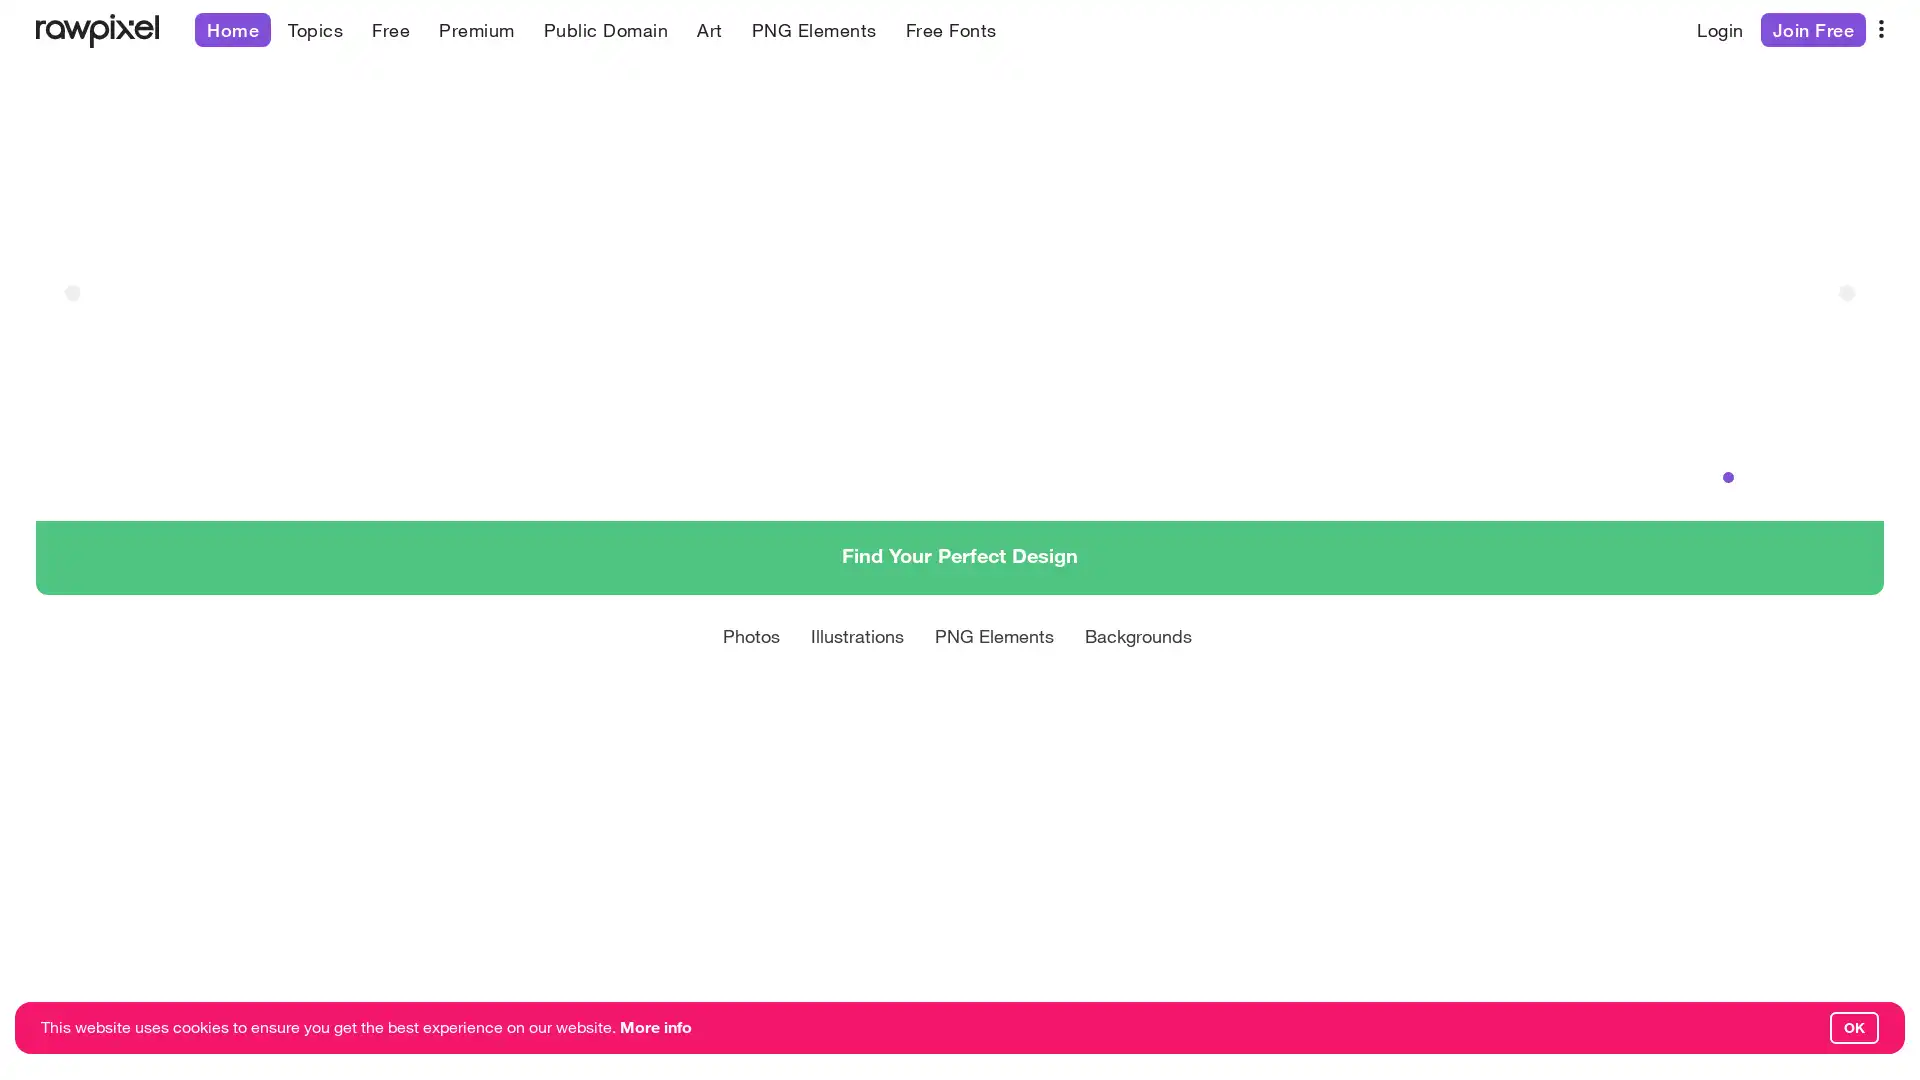  I want to click on Save, so click(1449, 1014).